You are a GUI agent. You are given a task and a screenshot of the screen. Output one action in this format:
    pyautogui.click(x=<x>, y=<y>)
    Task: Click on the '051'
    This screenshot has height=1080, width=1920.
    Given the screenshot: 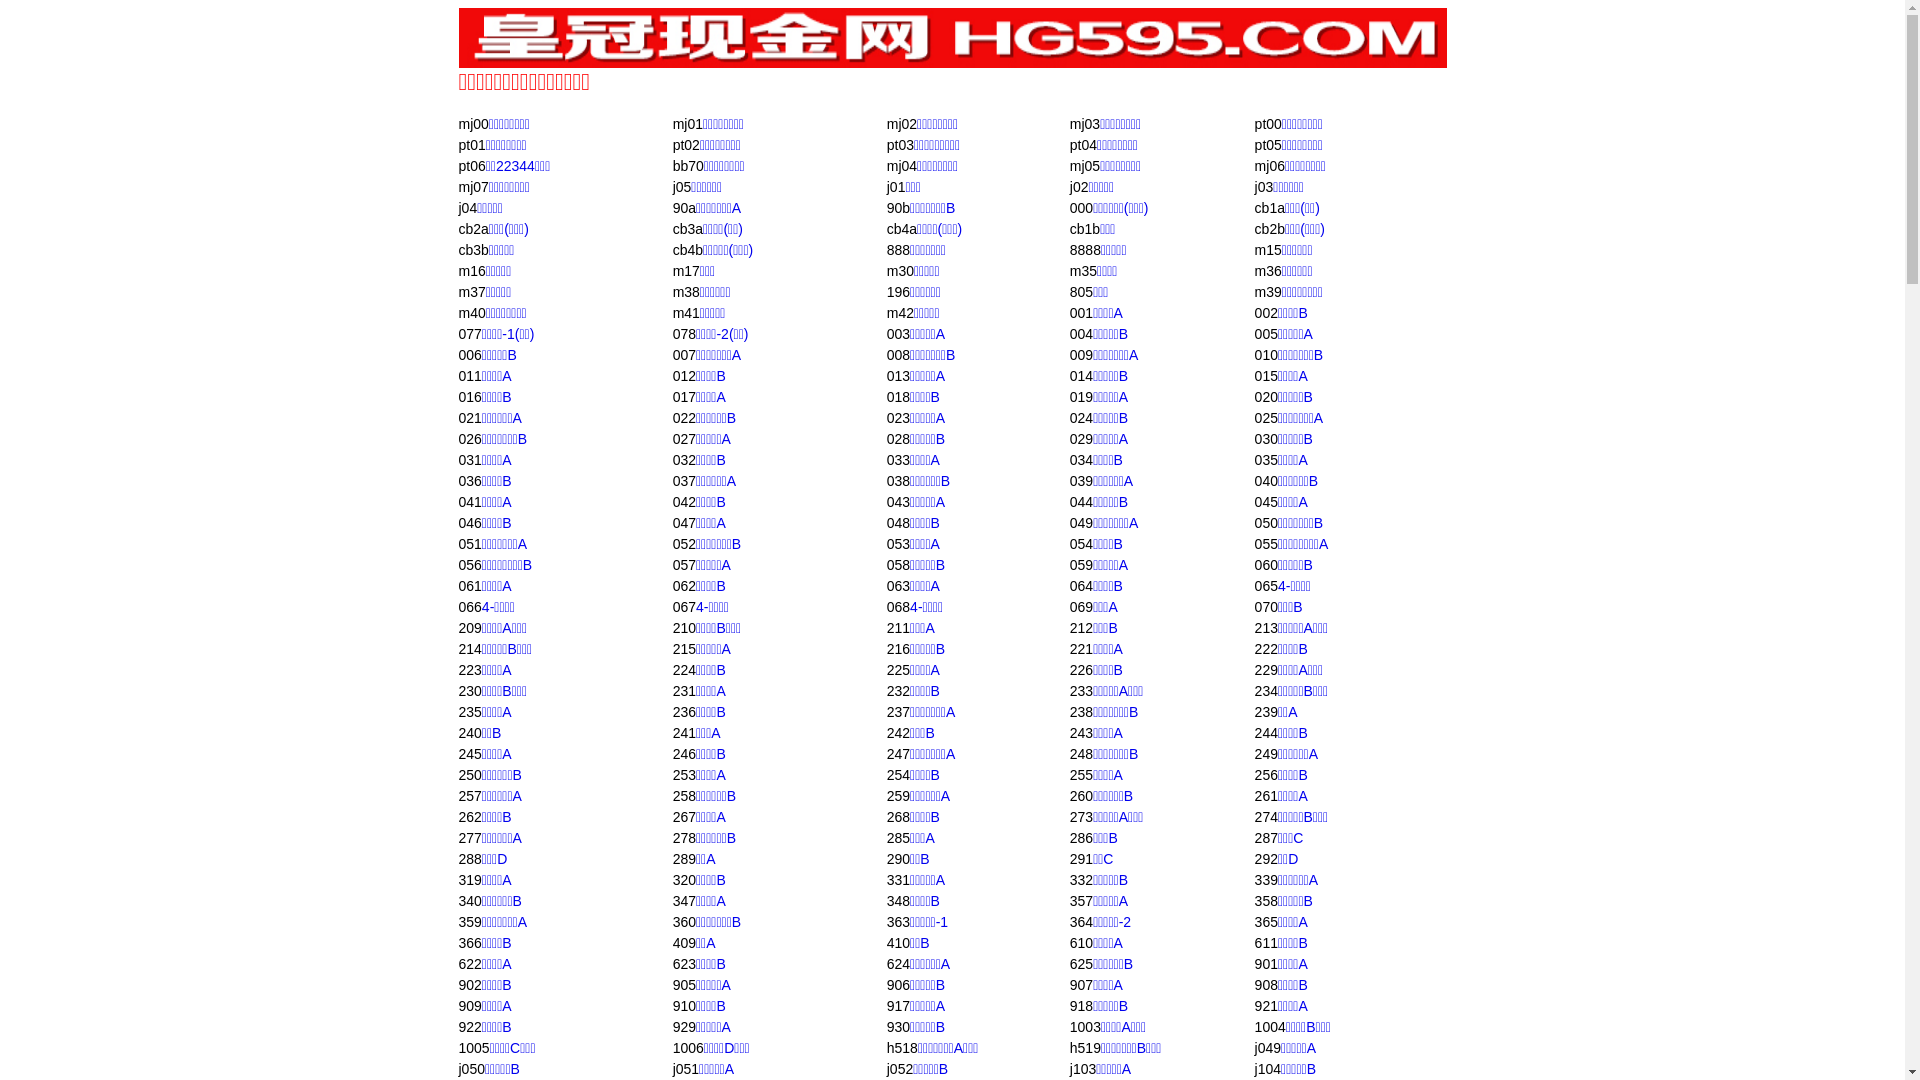 What is the action you would take?
    pyautogui.click(x=468, y=543)
    